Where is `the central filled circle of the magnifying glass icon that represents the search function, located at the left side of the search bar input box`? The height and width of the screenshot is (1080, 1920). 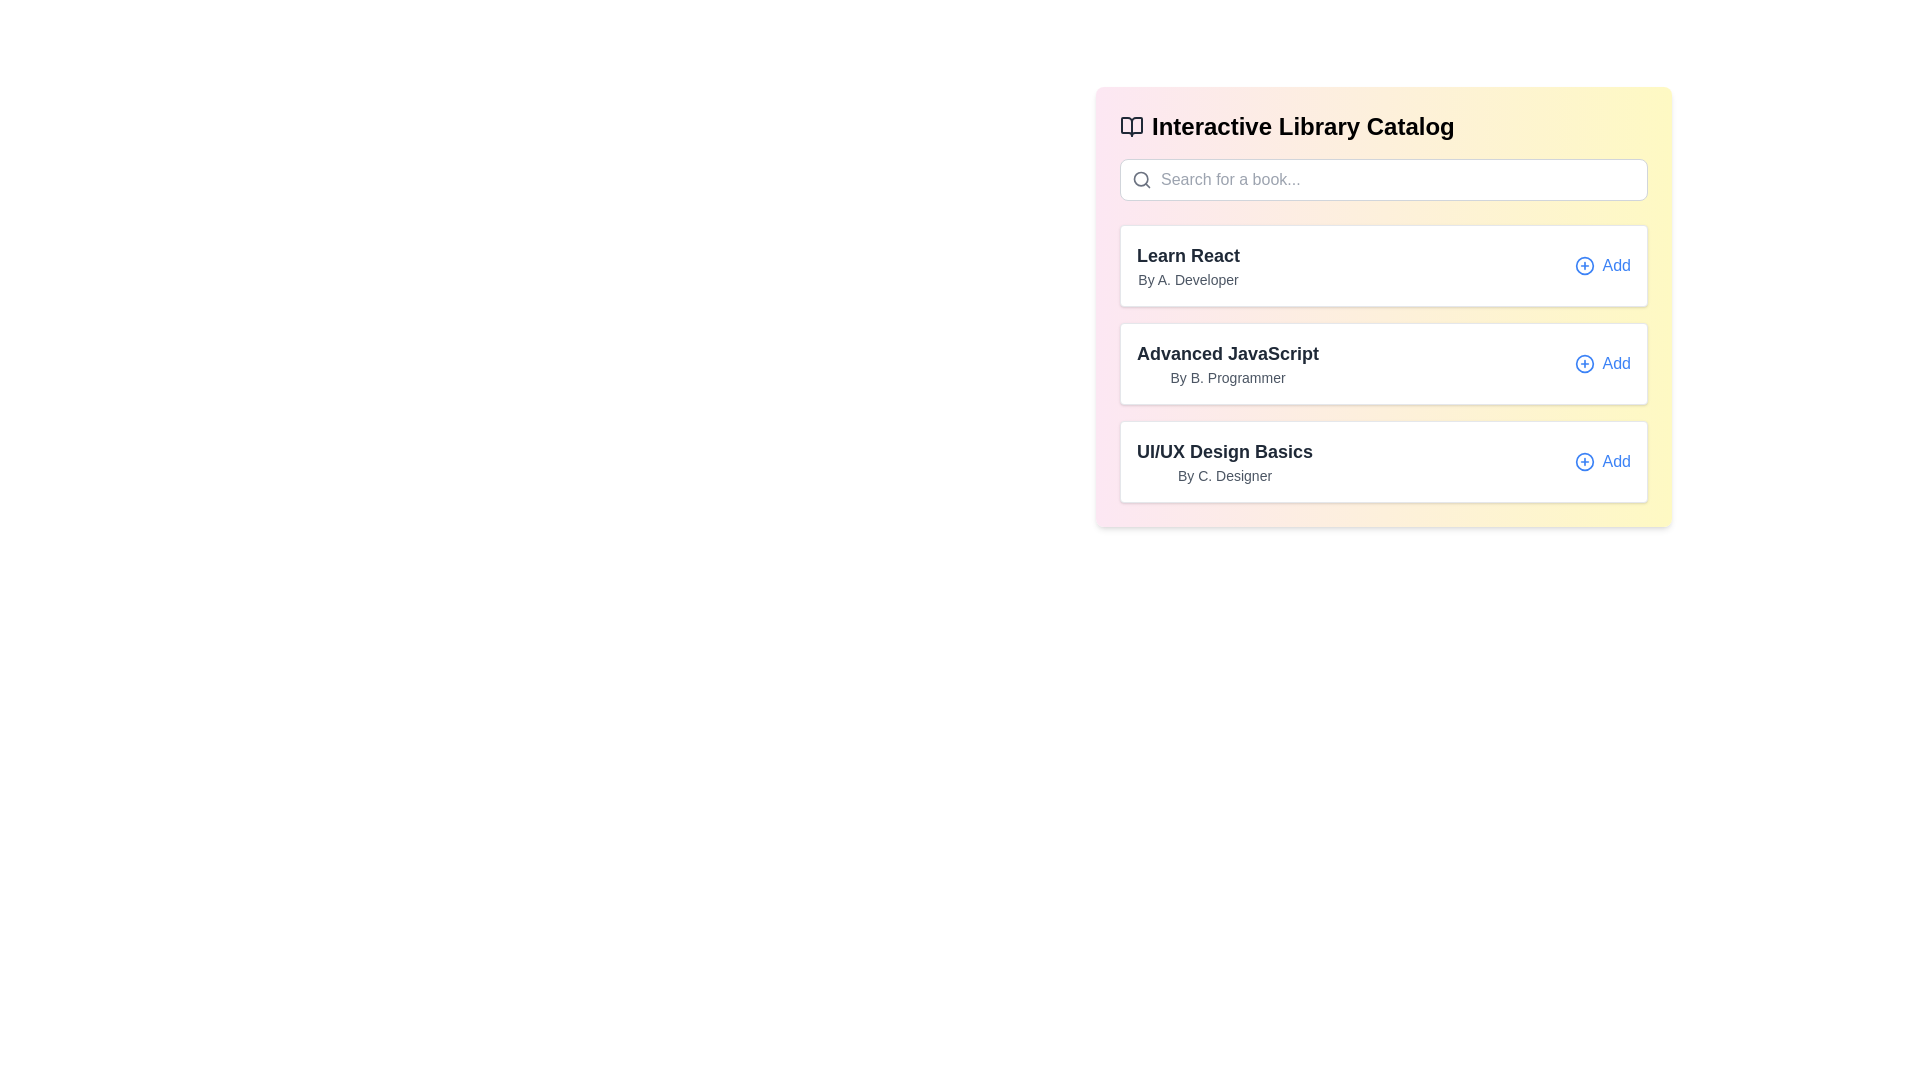 the central filled circle of the magnifying glass icon that represents the search function, located at the left side of the search bar input box is located at coordinates (1141, 178).